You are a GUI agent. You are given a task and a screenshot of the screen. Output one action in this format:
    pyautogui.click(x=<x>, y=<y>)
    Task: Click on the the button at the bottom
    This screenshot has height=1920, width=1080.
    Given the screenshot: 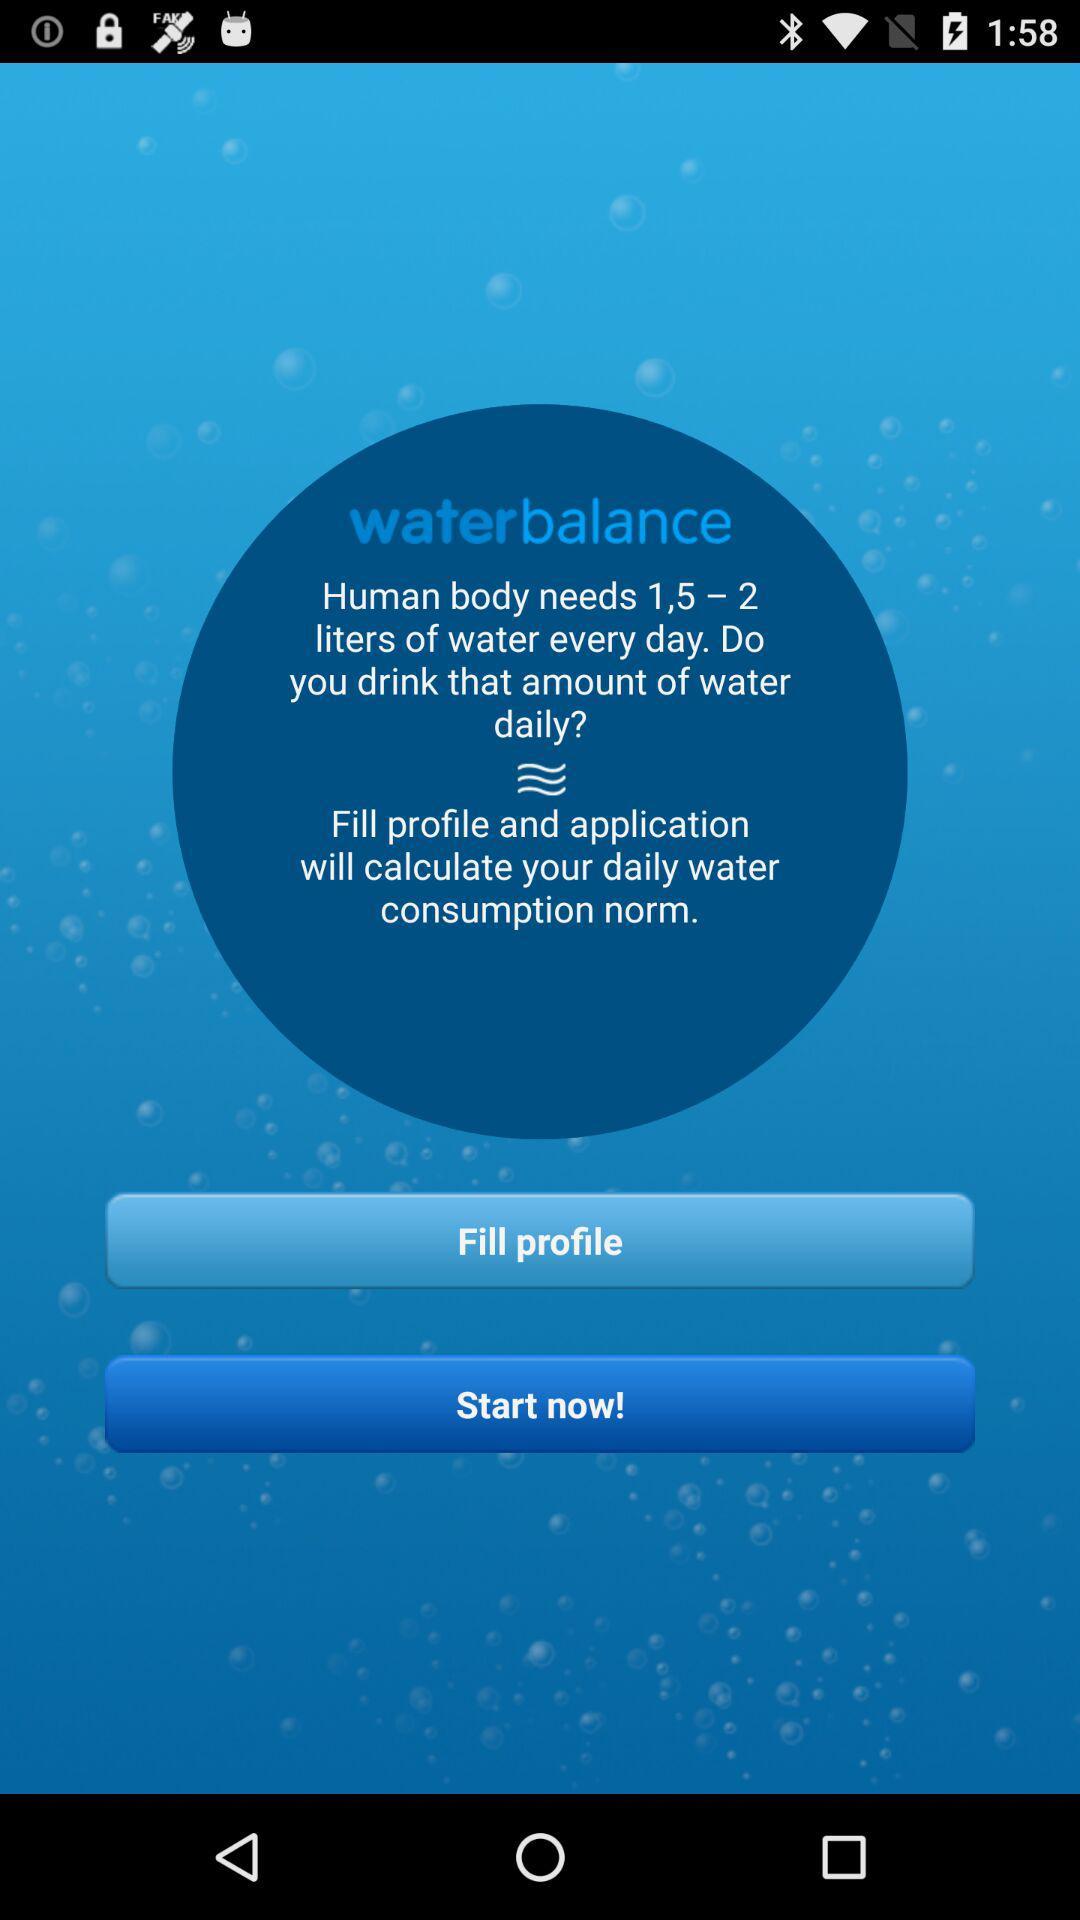 What is the action you would take?
    pyautogui.click(x=540, y=1402)
    